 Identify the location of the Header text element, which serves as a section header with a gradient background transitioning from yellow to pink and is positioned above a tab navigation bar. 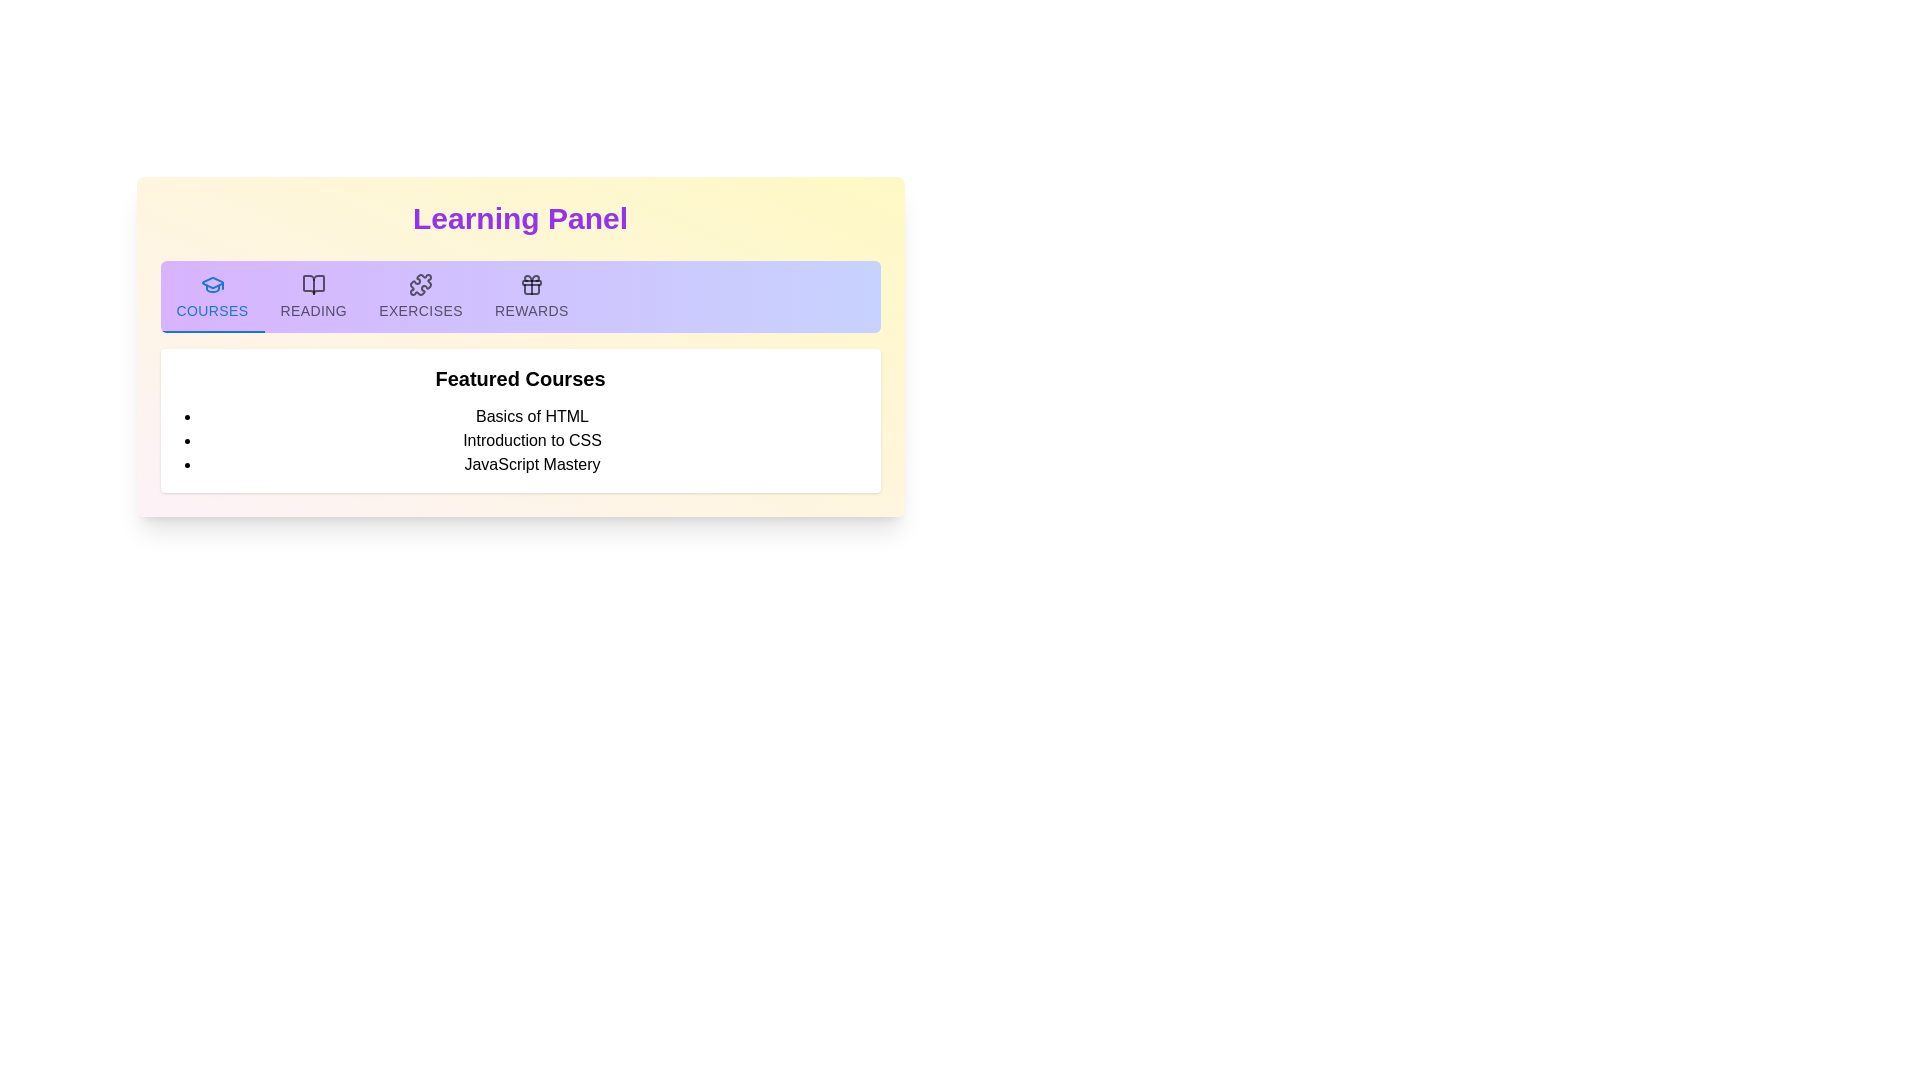
(520, 219).